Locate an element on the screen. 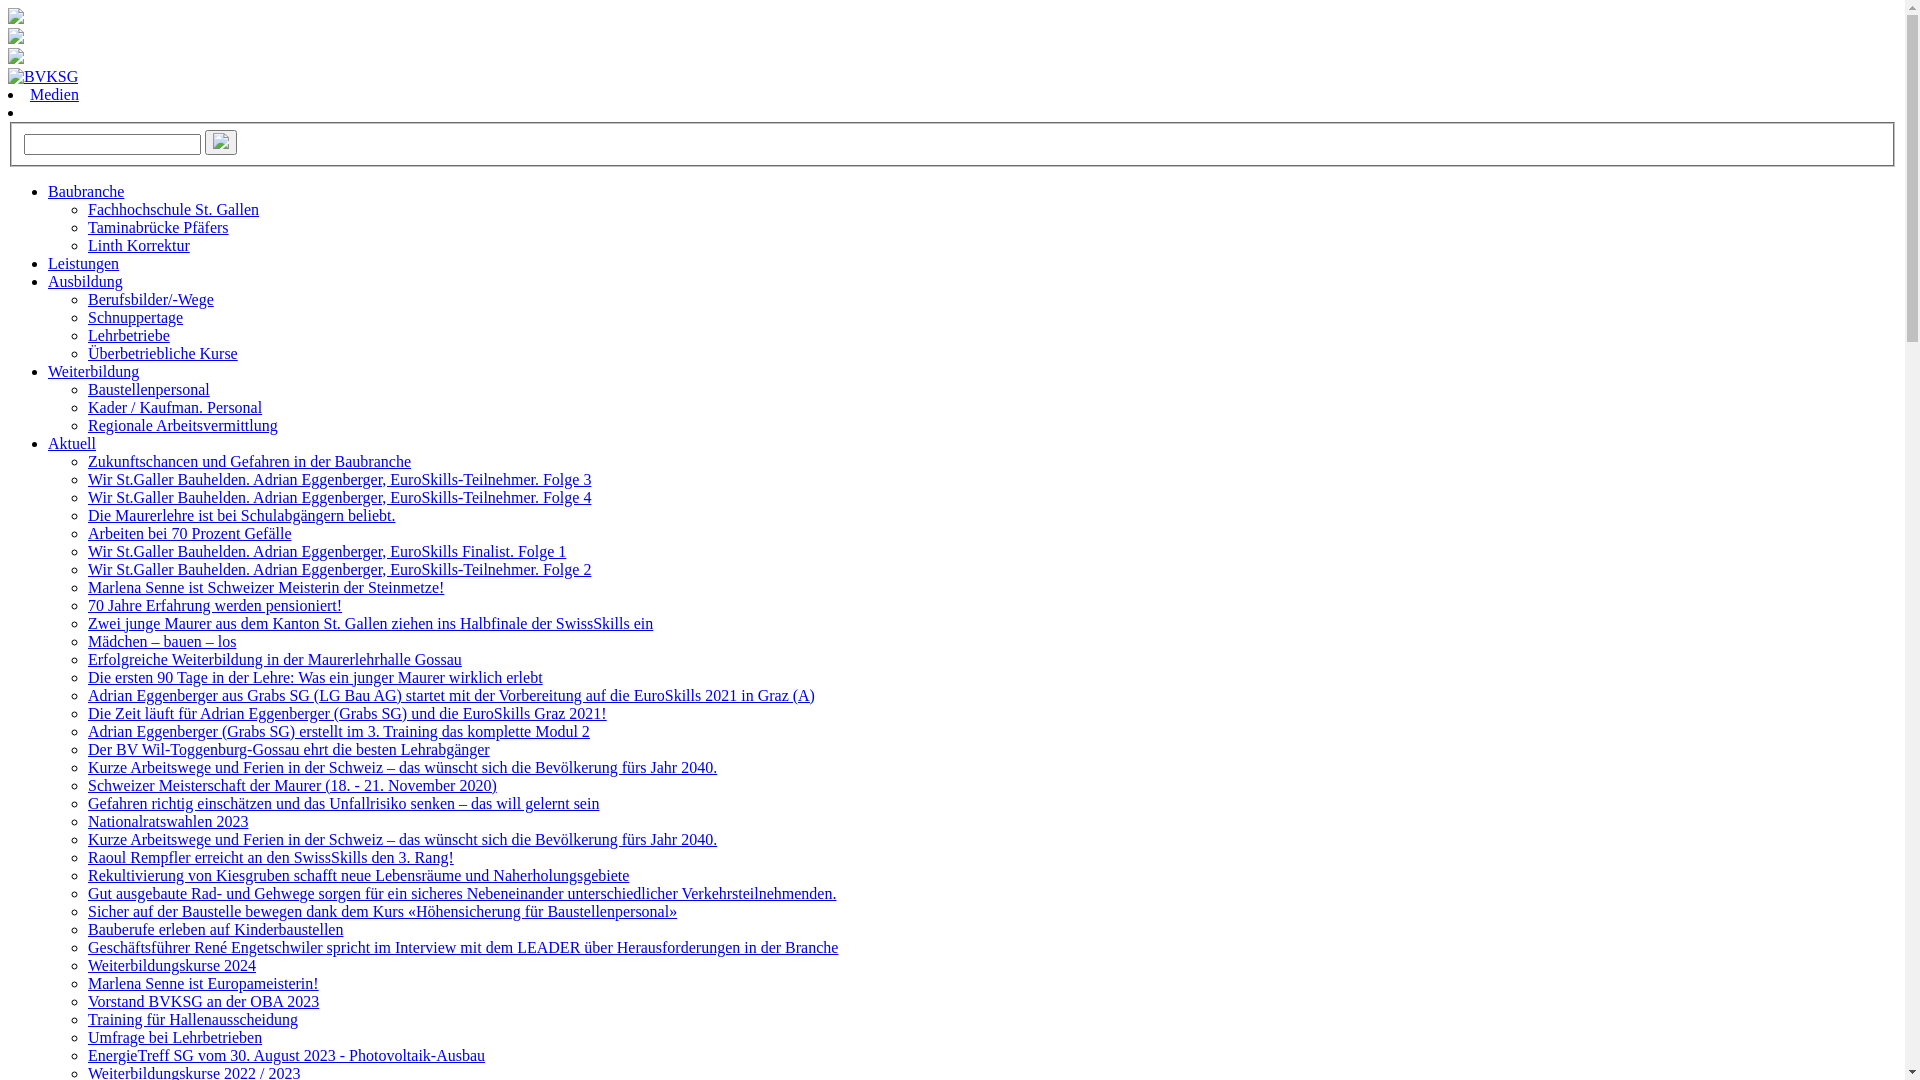 This screenshot has height=1080, width=1920. 'Vorstand BVKSG an der OBA 2023' is located at coordinates (86, 1001).